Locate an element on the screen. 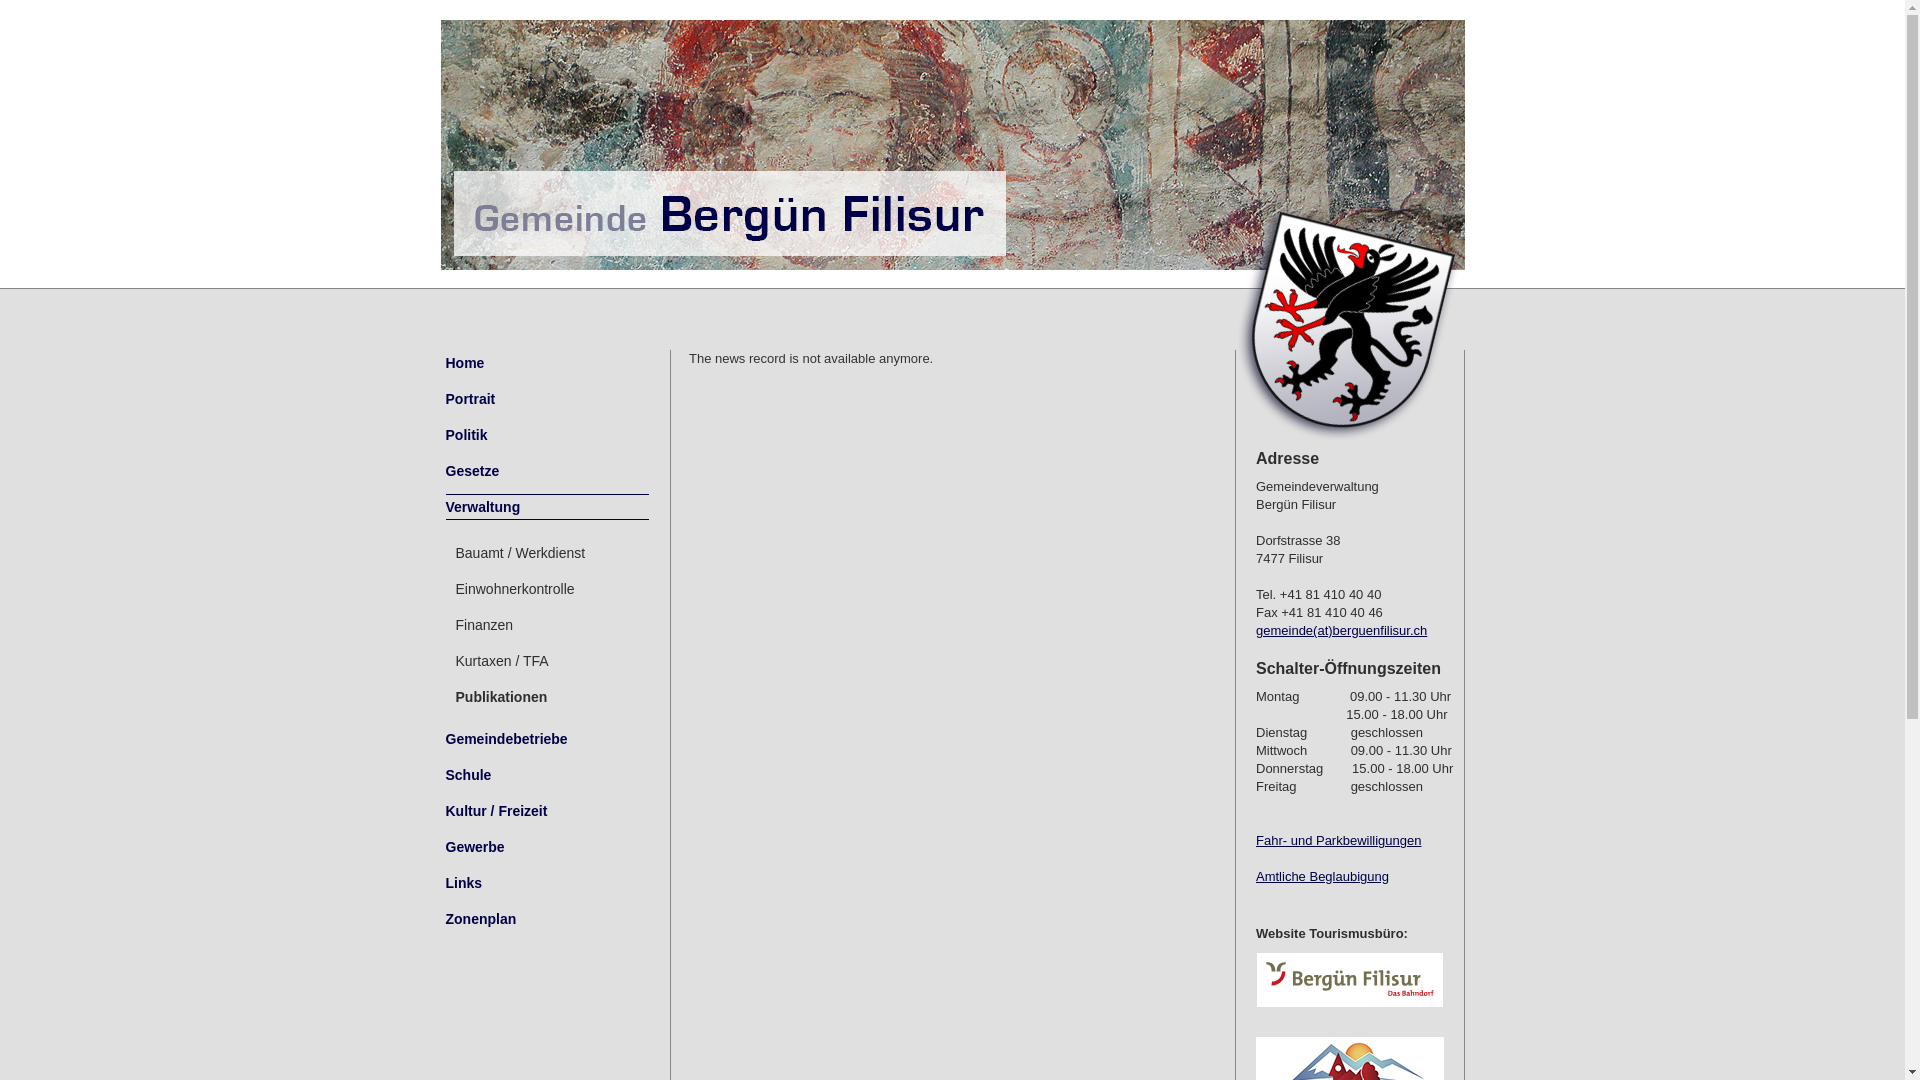  'Finanzen' is located at coordinates (445, 623).